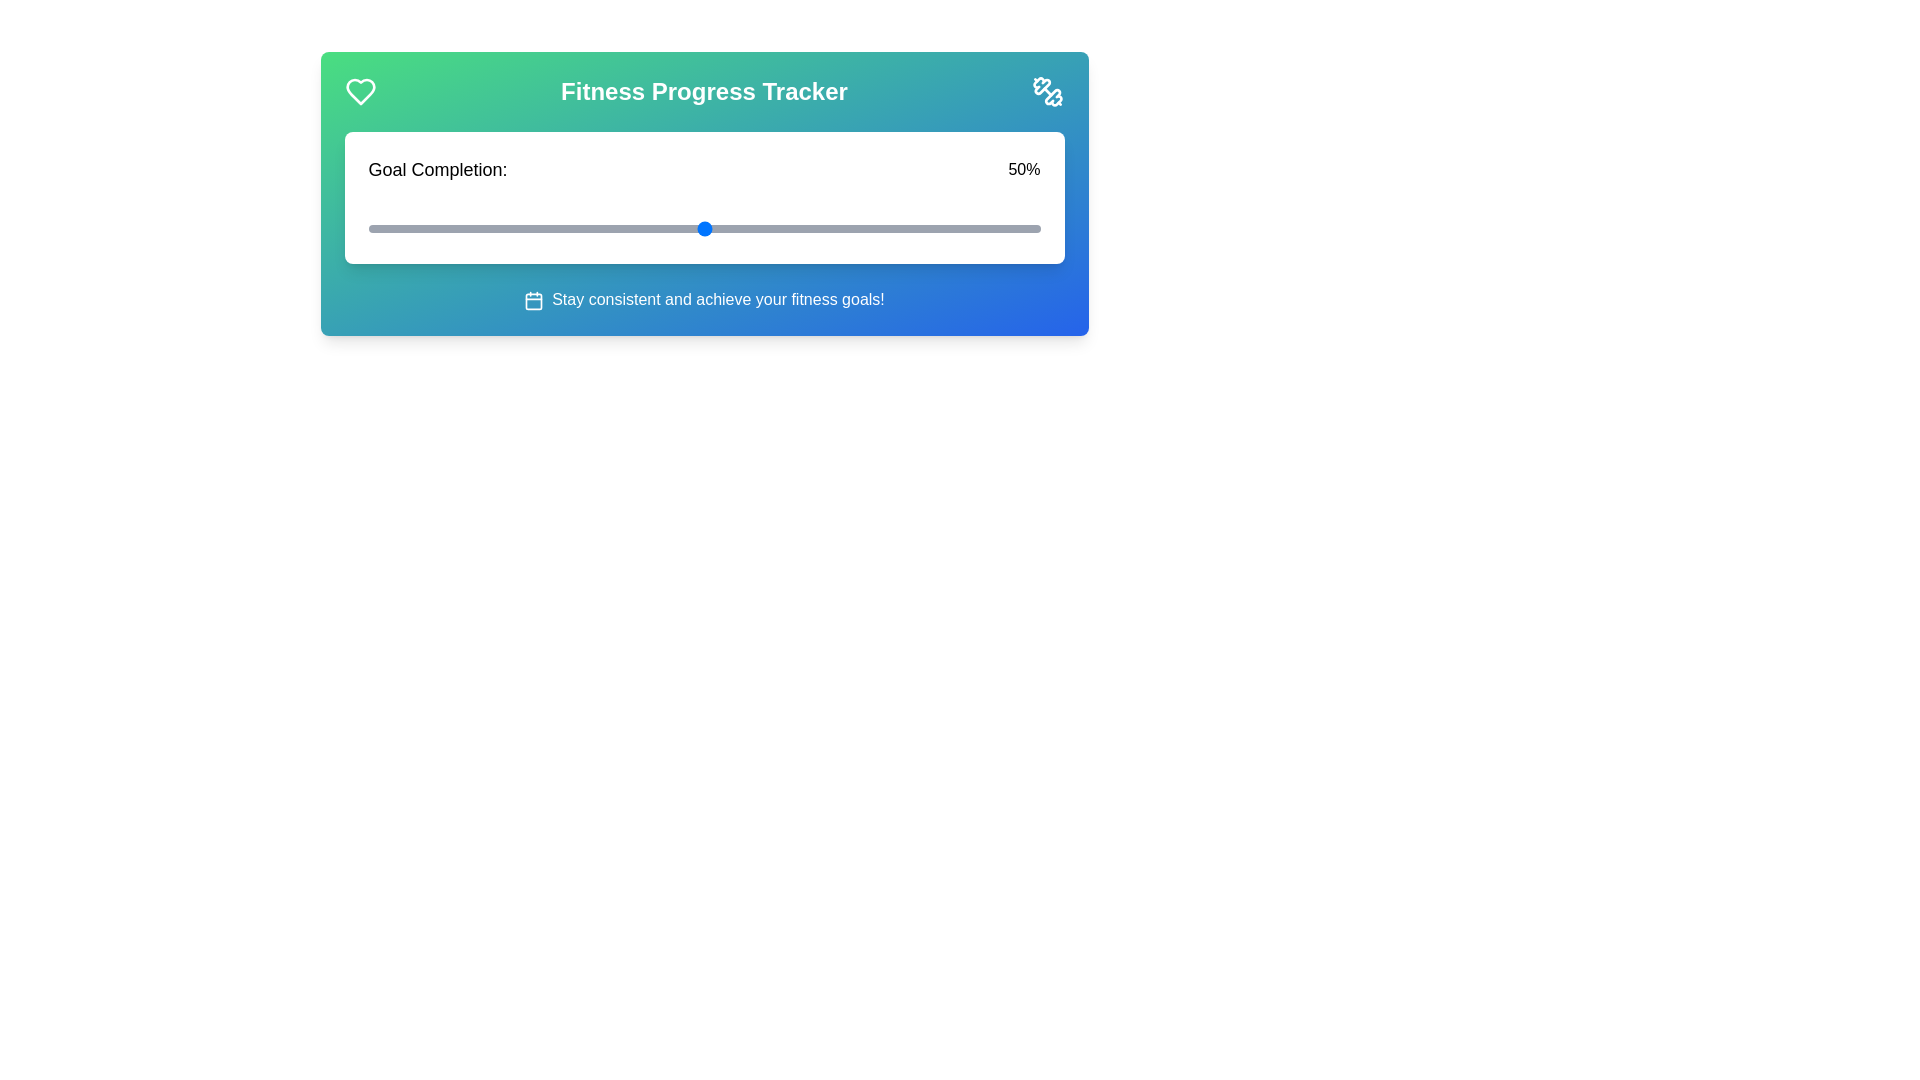 The image size is (1920, 1080). Describe the element at coordinates (763, 227) in the screenshot. I see `the slider to set the goal completion percentage to 59` at that location.